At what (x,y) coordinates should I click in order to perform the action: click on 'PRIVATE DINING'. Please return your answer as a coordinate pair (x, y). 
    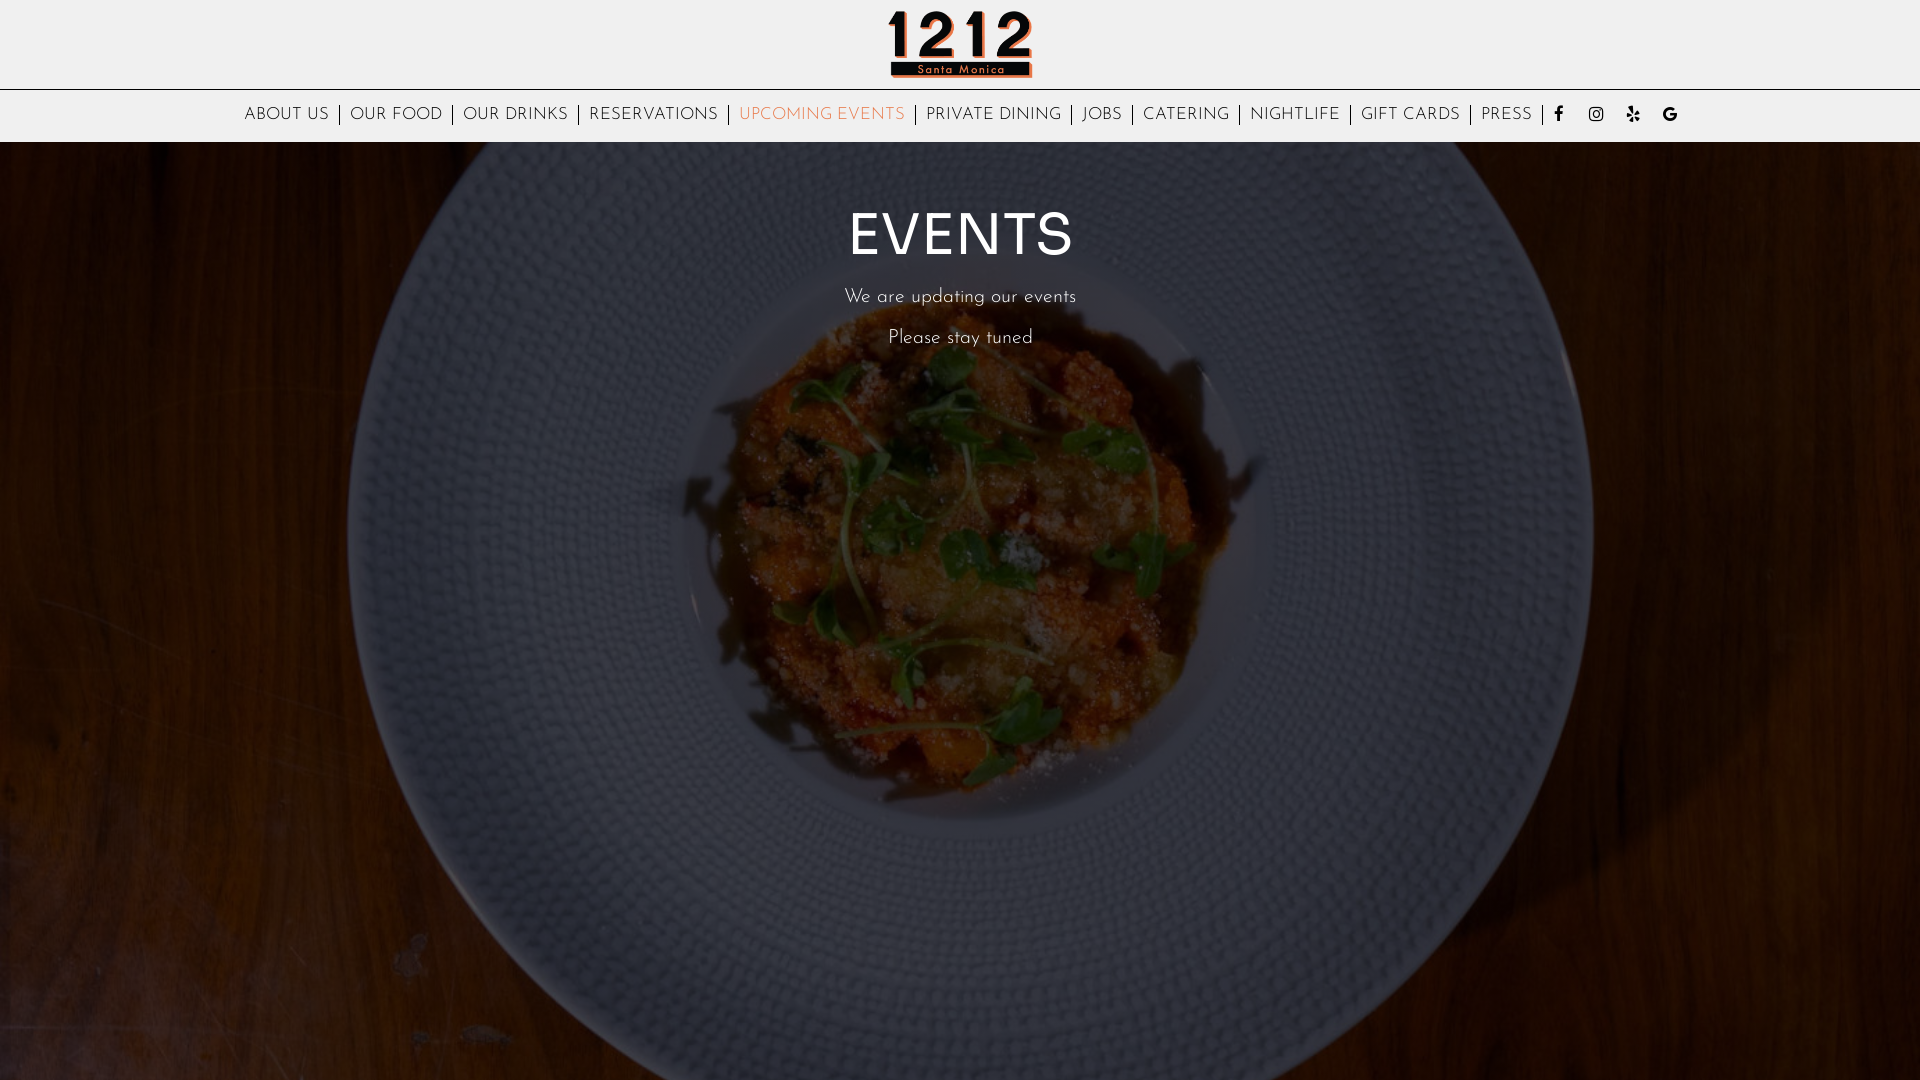
    Looking at the image, I should click on (993, 115).